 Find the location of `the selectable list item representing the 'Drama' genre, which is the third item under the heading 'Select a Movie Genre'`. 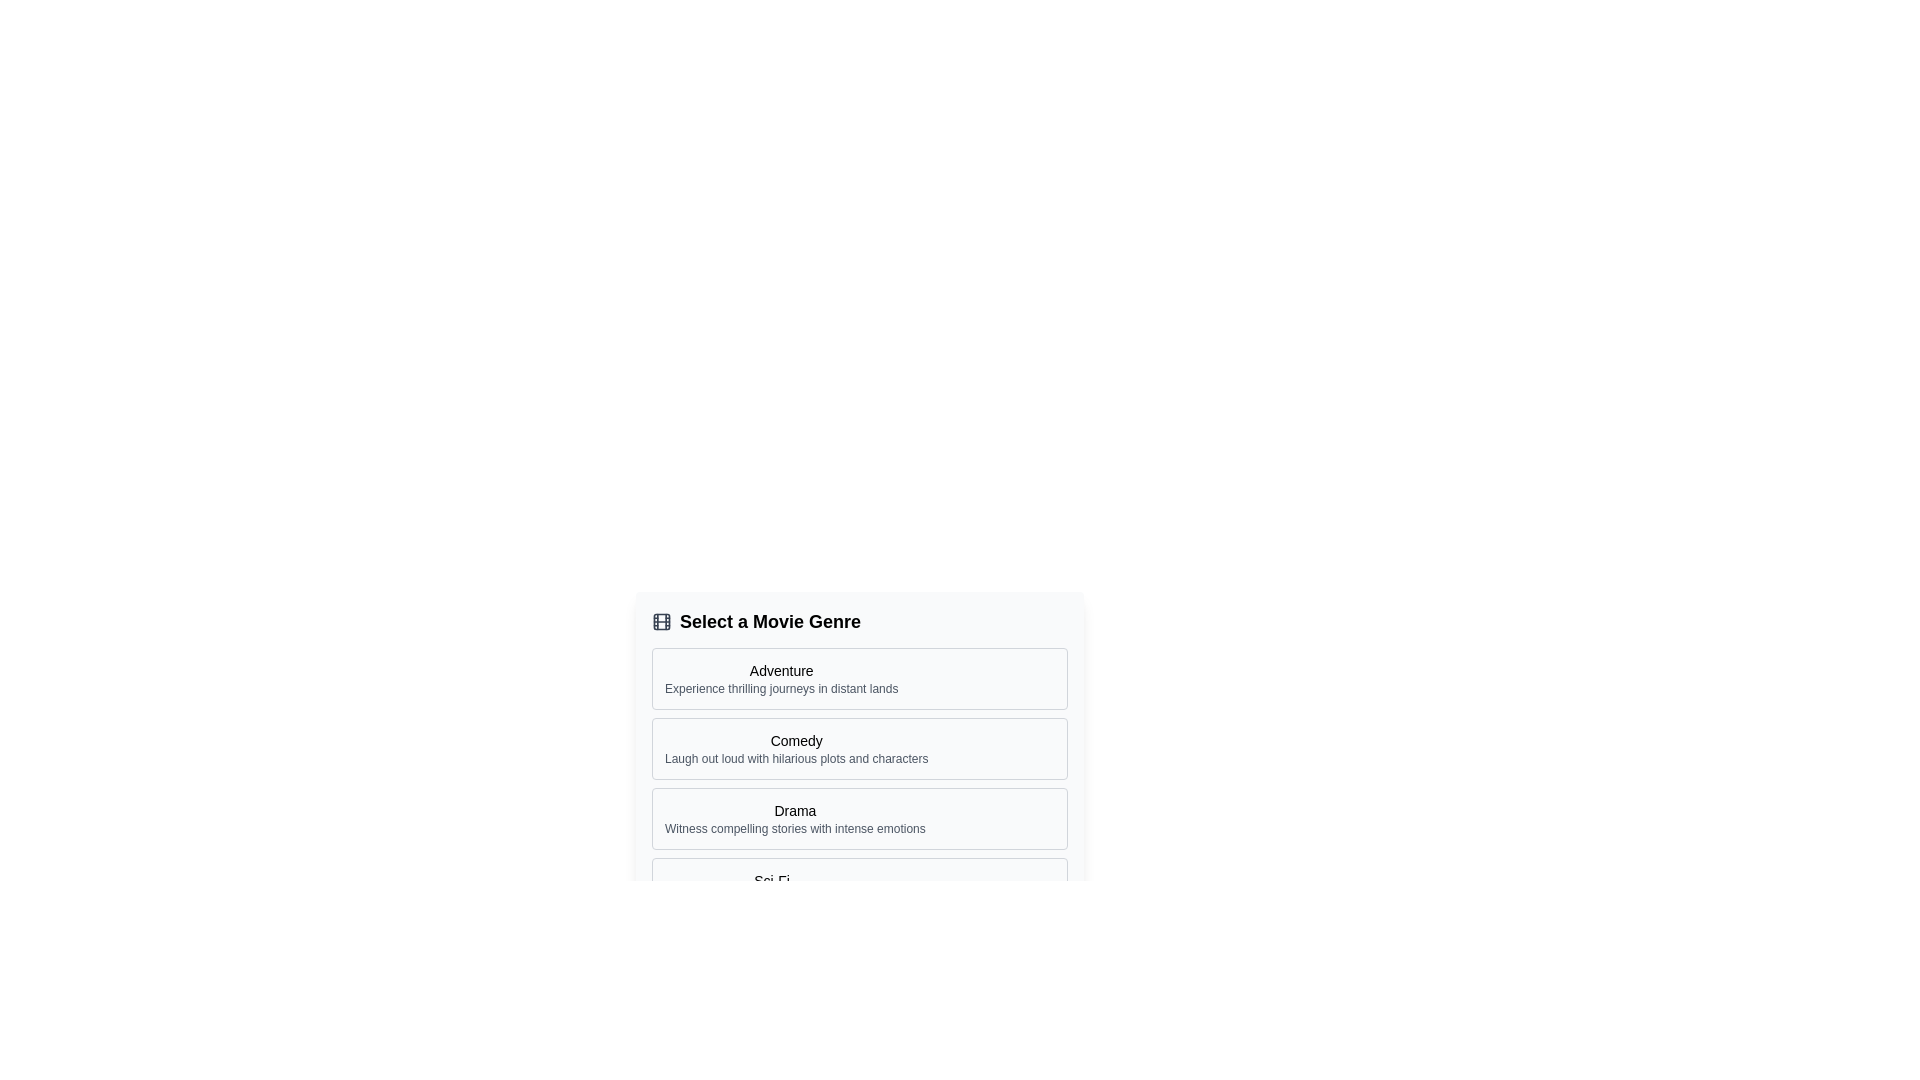

the selectable list item representing the 'Drama' genre, which is the third item under the heading 'Select a Movie Genre' is located at coordinates (859, 818).